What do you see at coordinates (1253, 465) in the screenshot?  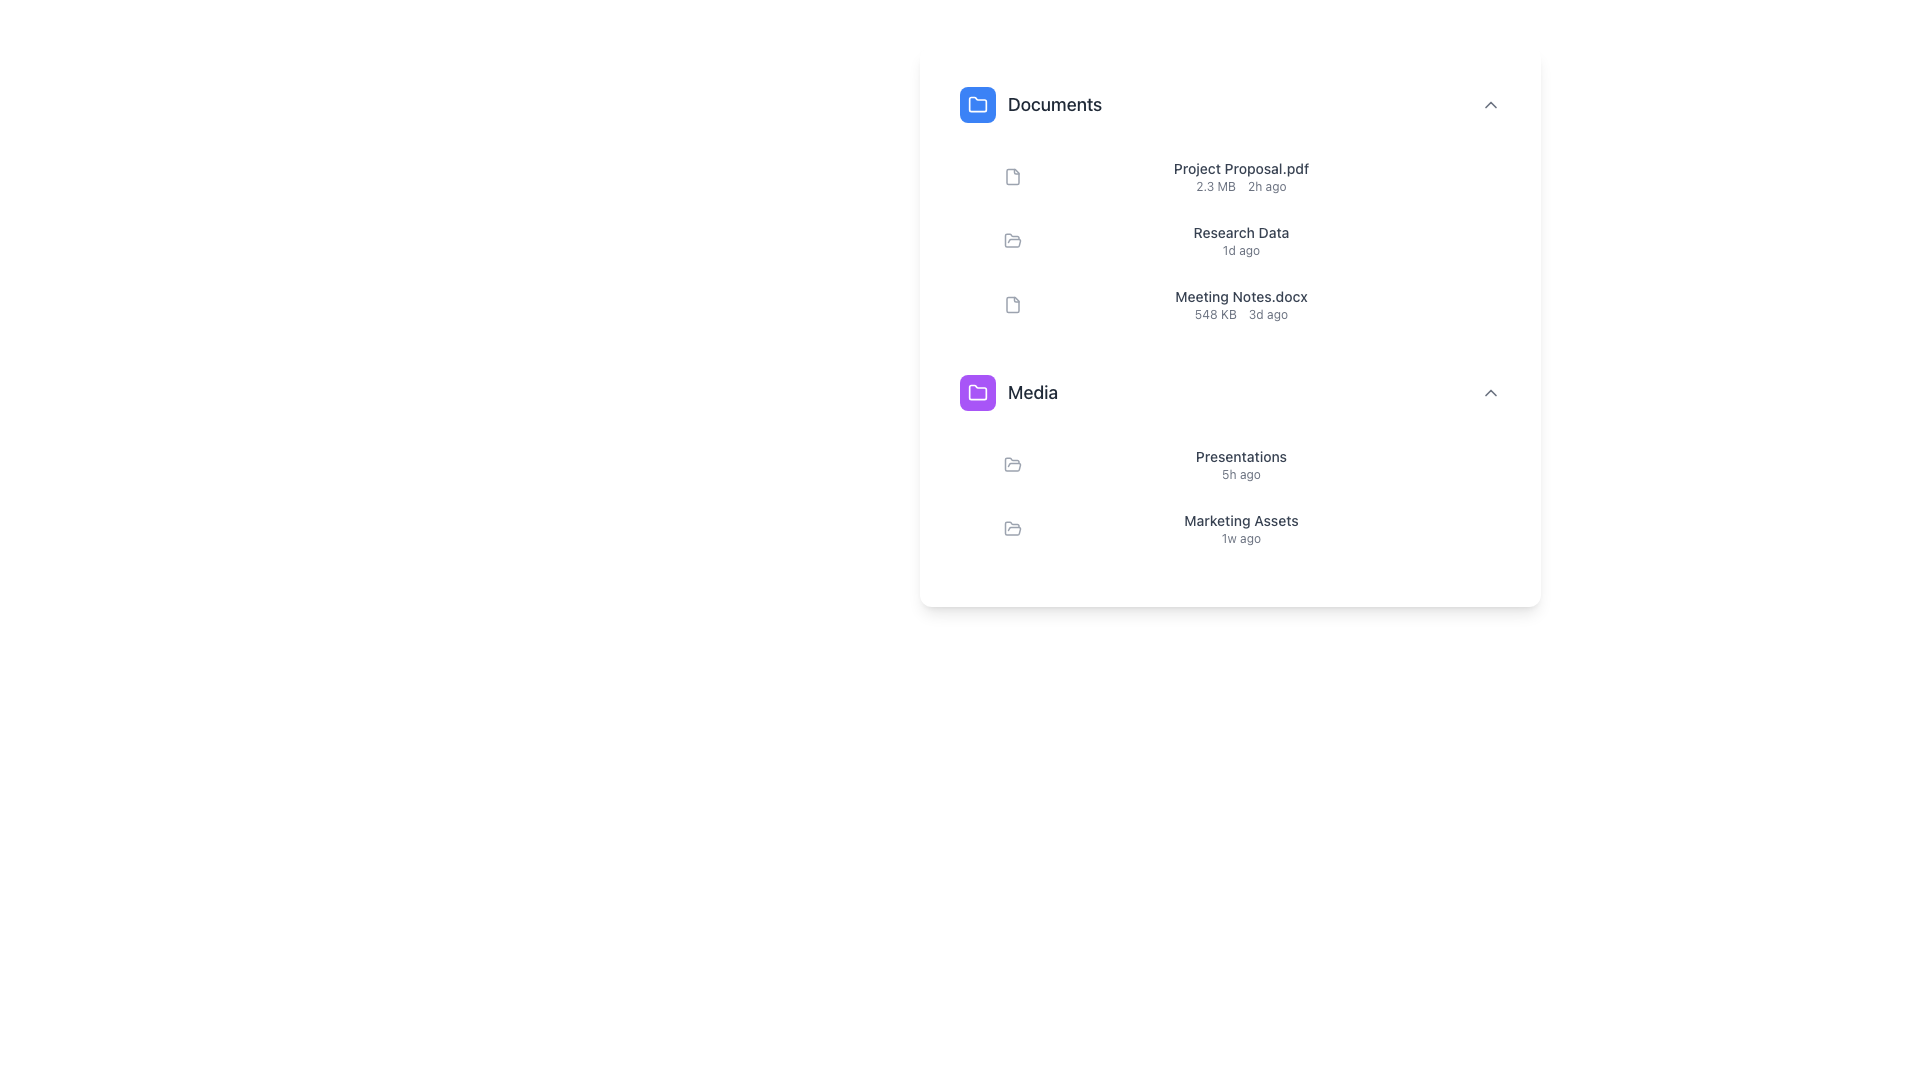 I see `the first list item in the 'Media' section, which contains a folder icon and the text 'Presentations'` at bounding box center [1253, 465].